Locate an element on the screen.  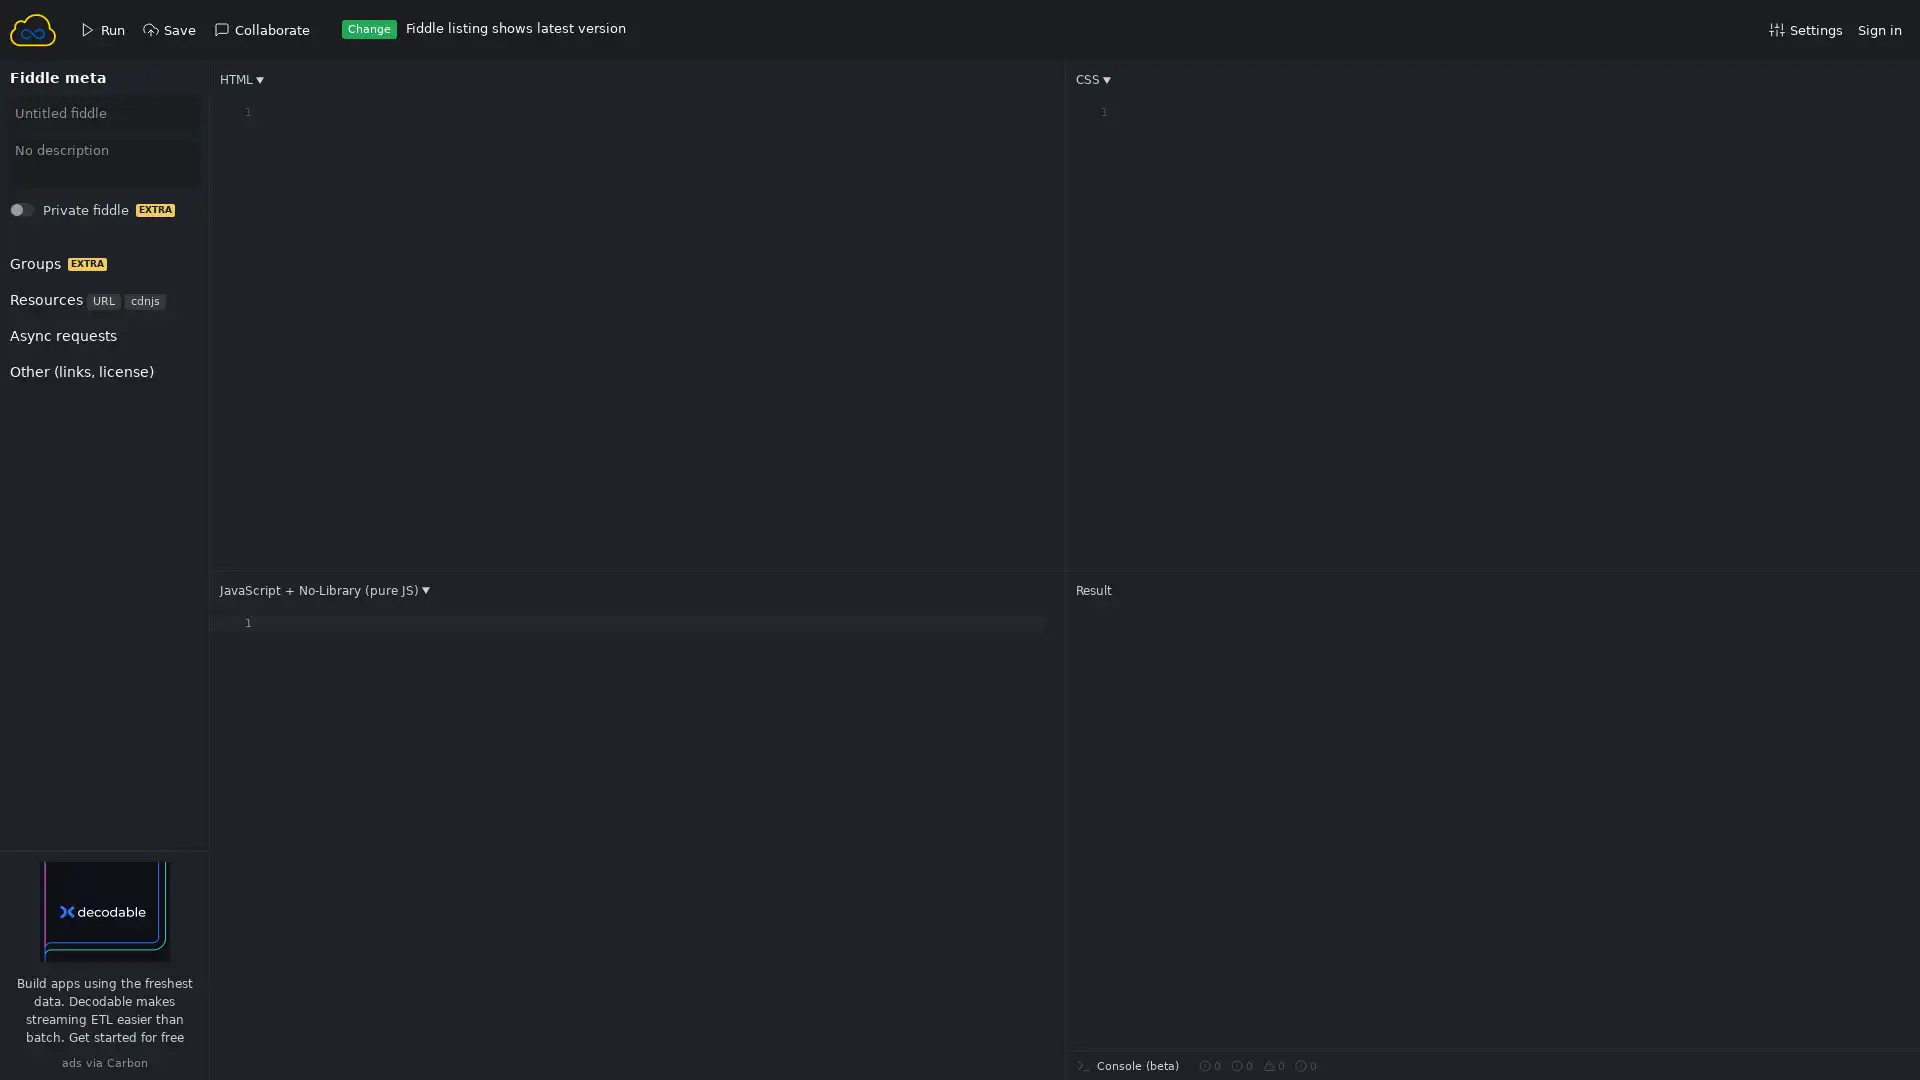
Fork is located at coordinates (41, 215).